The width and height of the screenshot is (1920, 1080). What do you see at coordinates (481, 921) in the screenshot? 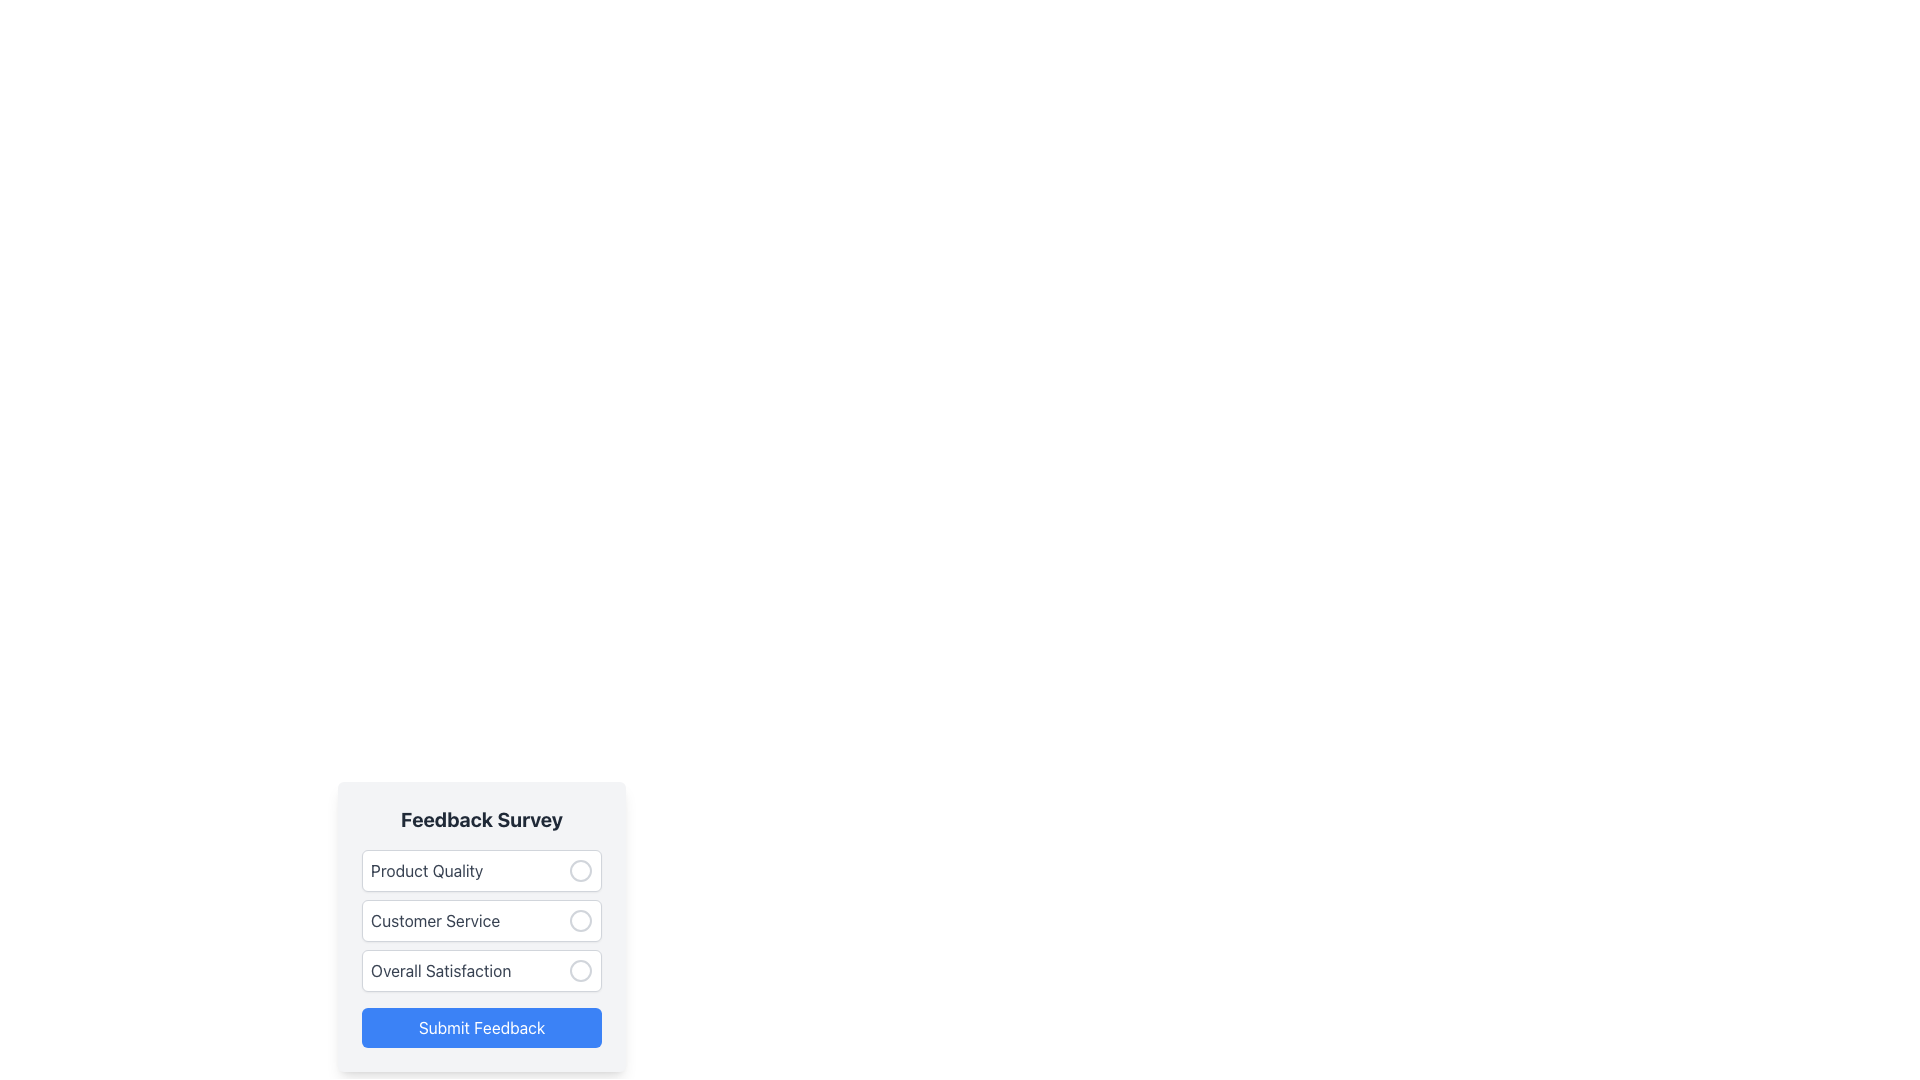
I see `the 'Customer Service' radio button option in the user feedback survey` at bounding box center [481, 921].